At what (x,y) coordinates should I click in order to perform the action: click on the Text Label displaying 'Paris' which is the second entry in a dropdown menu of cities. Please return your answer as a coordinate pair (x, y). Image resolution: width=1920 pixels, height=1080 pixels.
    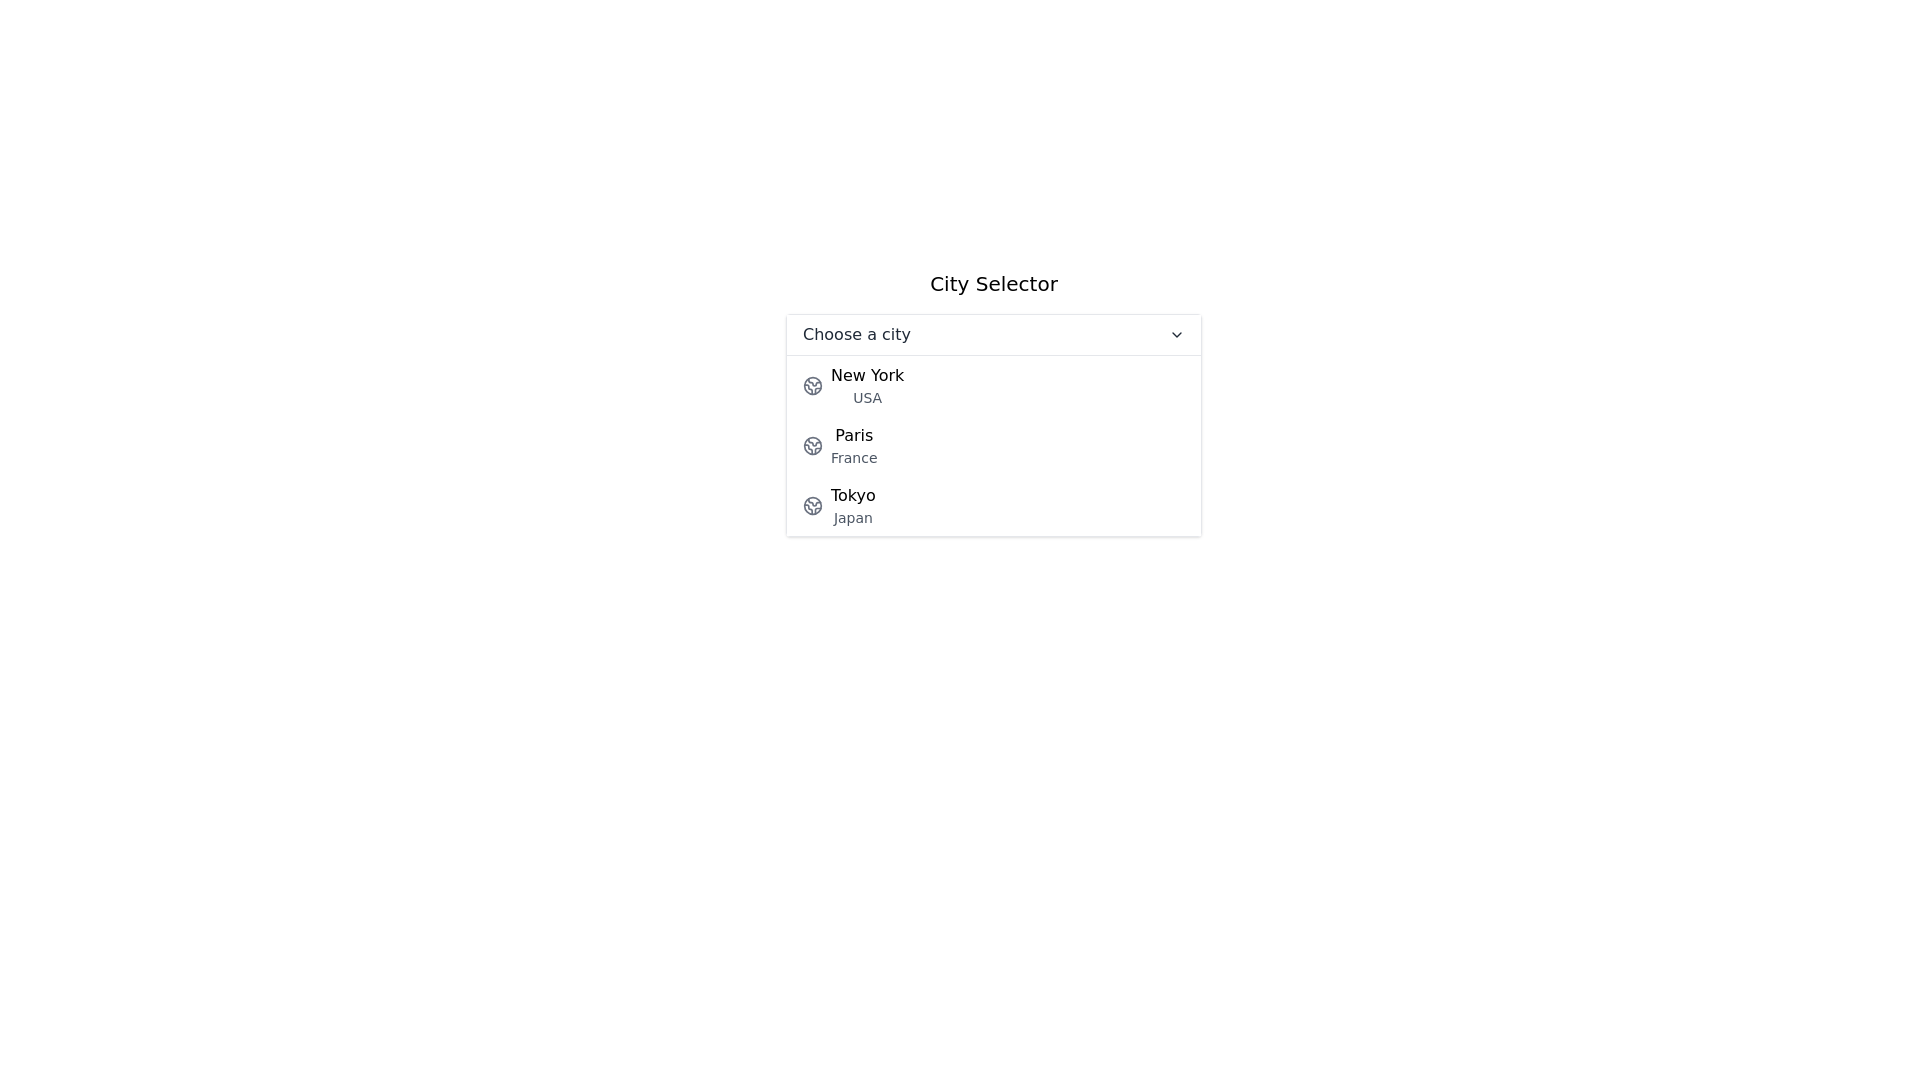
    Looking at the image, I should click on (854, 445).